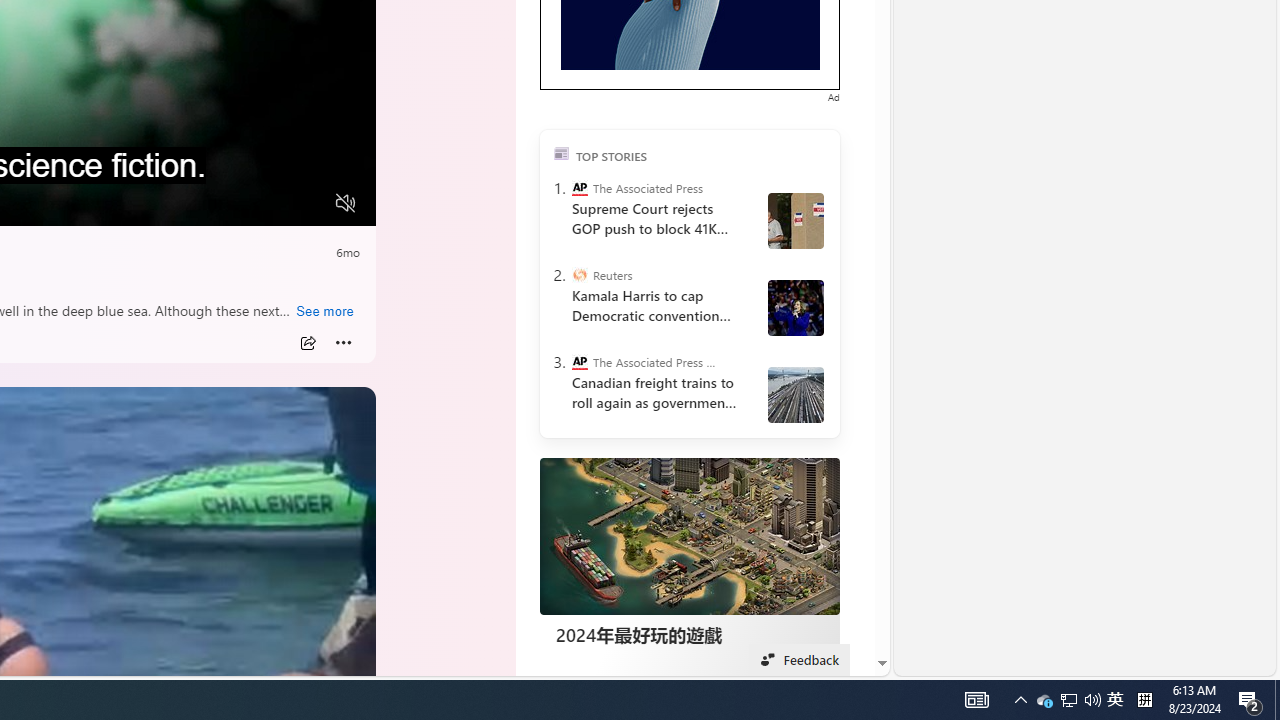 This screenshot has width=1280, height=720. What do you see at coordinates (795, 308) in the screenshot?
I see `' Harris and Walz campaign in Wisconsin'` at bounding box center [795, 308].